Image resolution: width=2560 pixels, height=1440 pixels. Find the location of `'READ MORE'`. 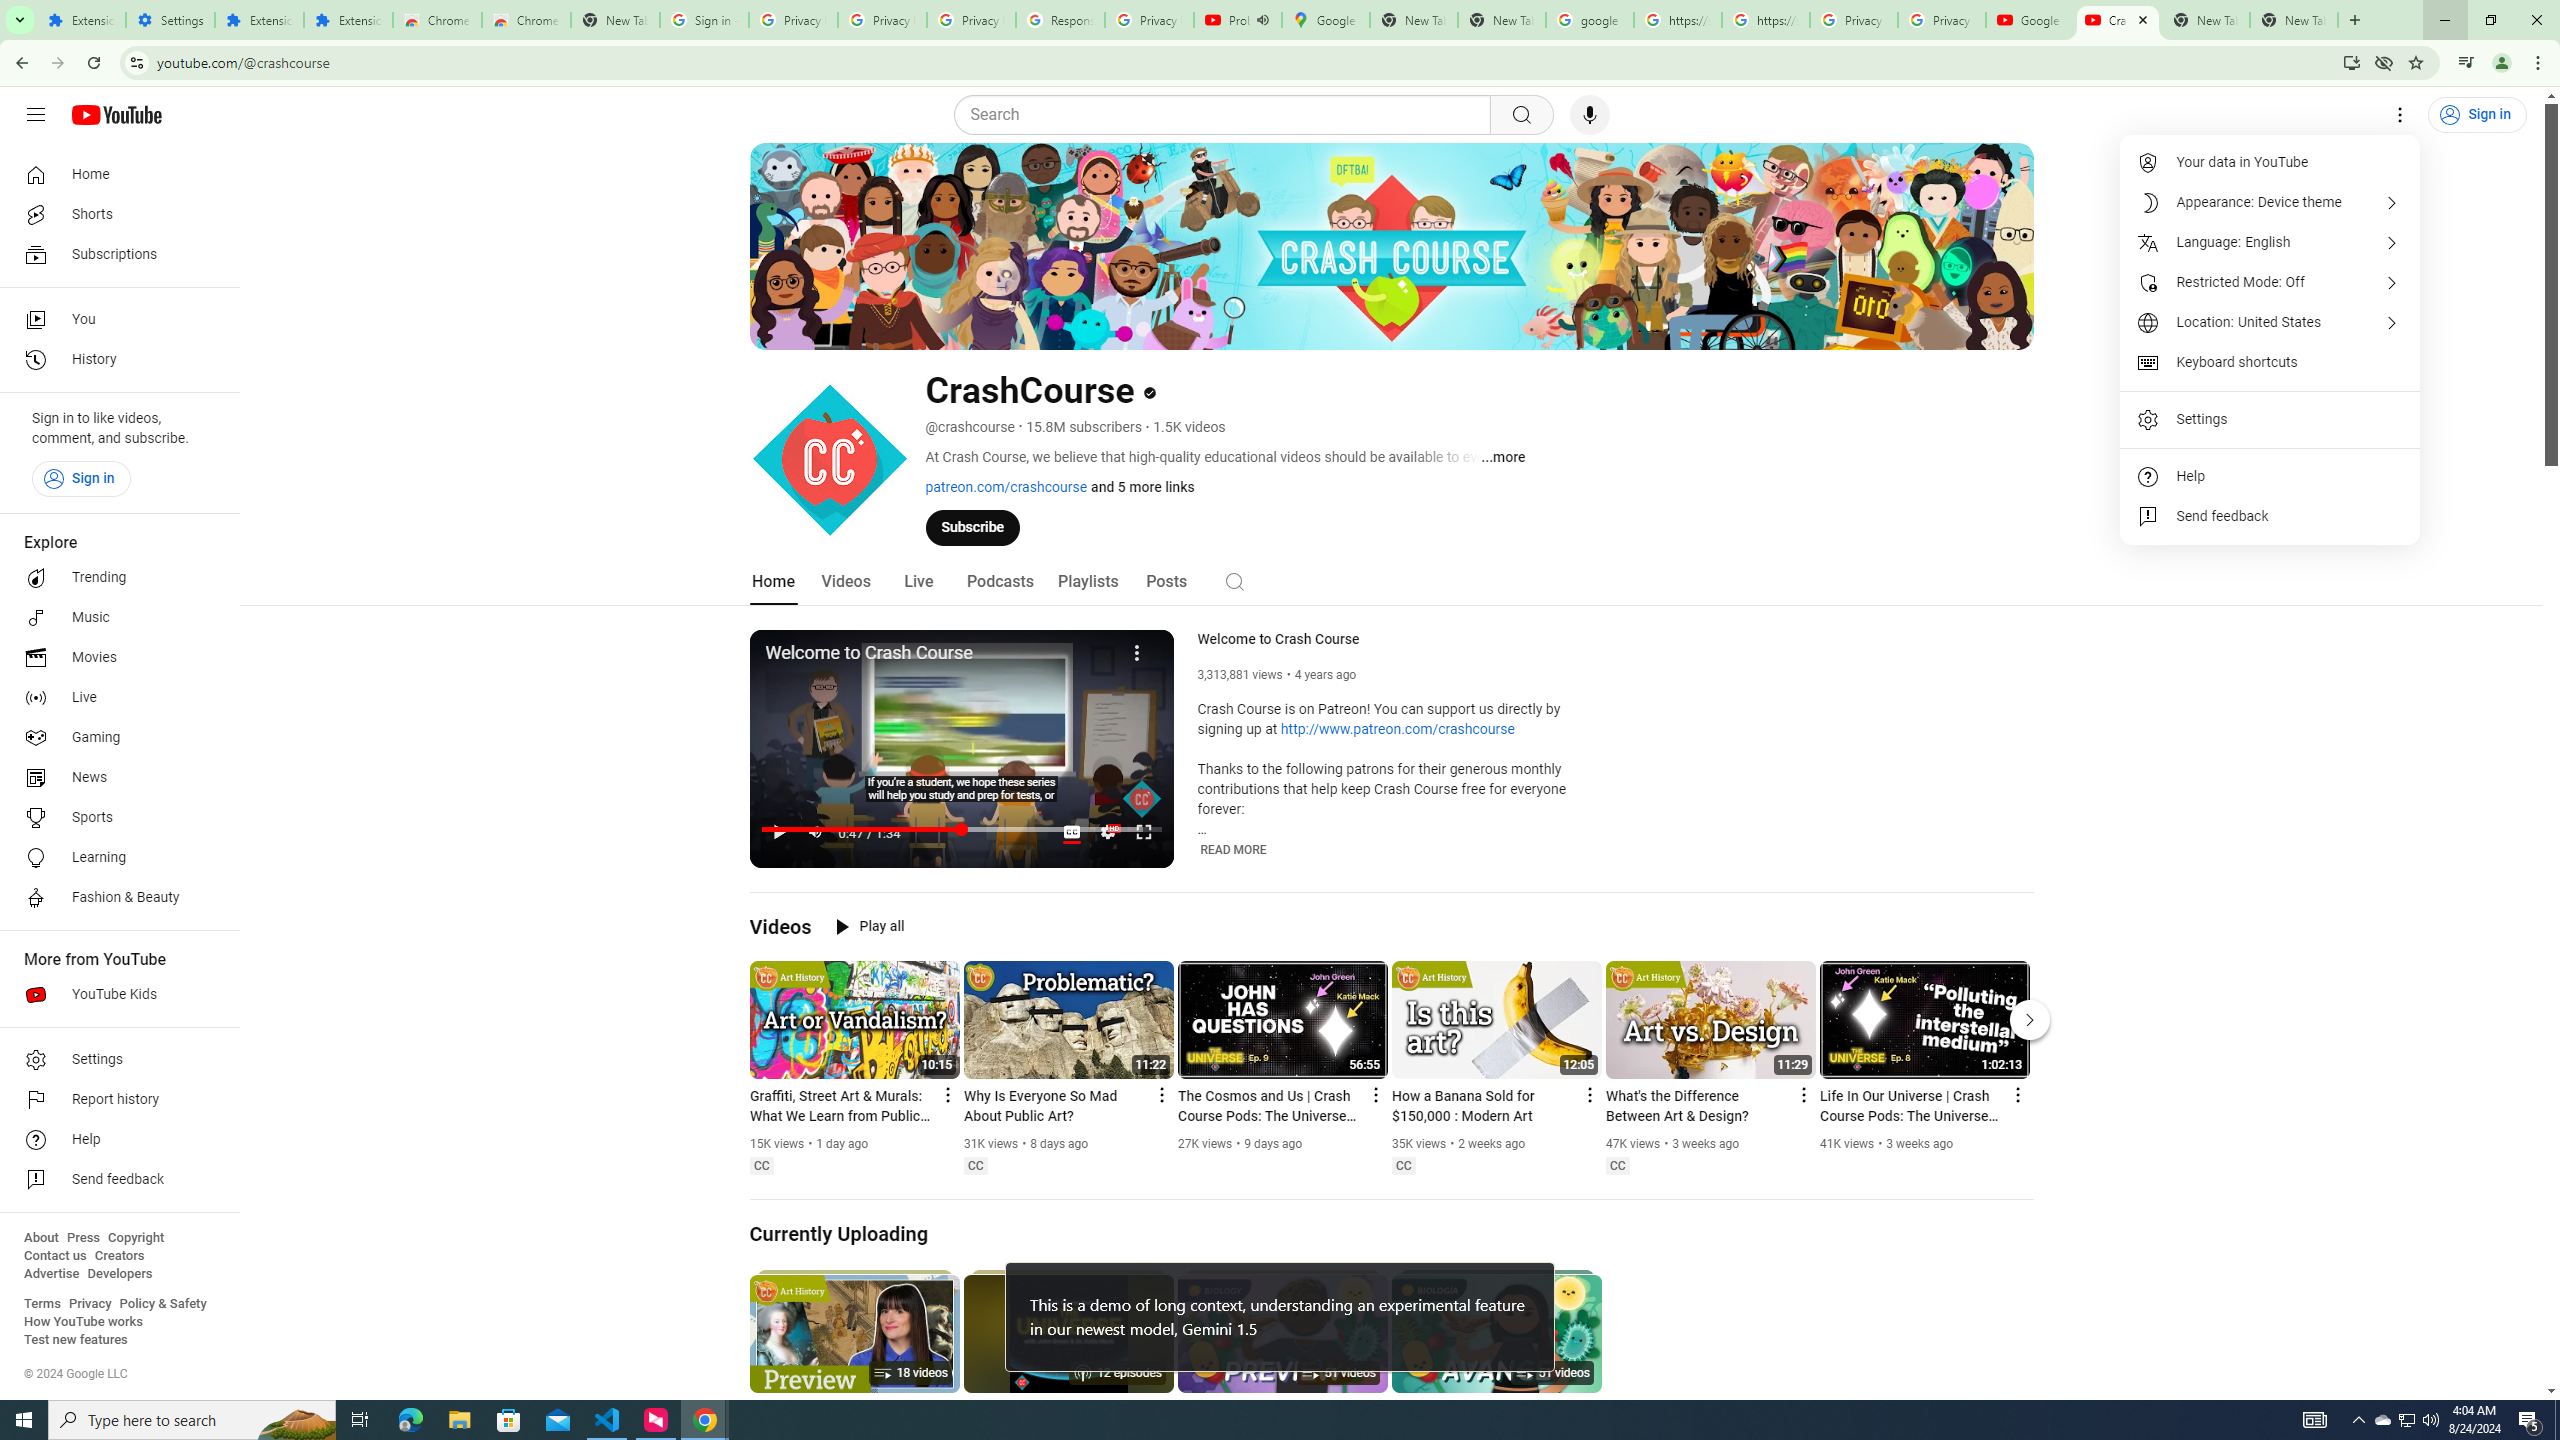

'READ MORE' is located at coordinates (1232, 850).